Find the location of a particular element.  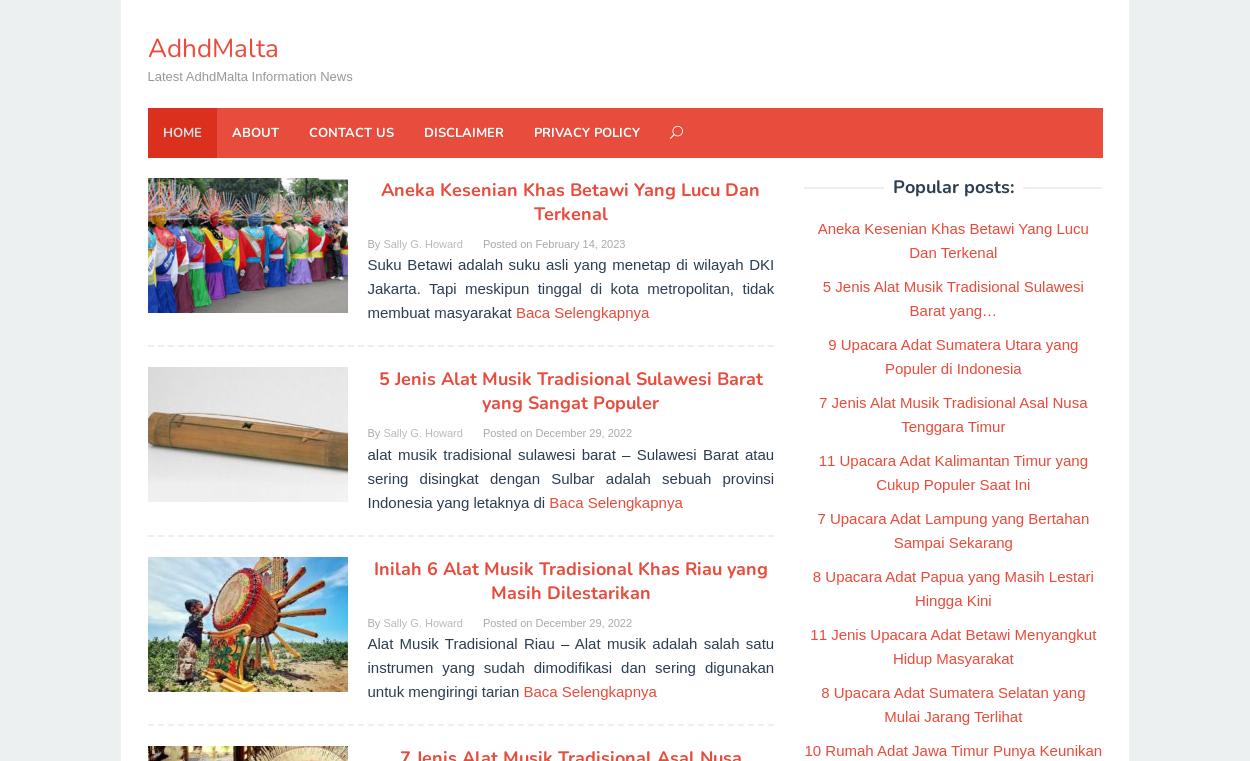

'7 Upacara Adat Lampung yang Bertahan Sampai Sekarang' is located at coordinates (952, 529).